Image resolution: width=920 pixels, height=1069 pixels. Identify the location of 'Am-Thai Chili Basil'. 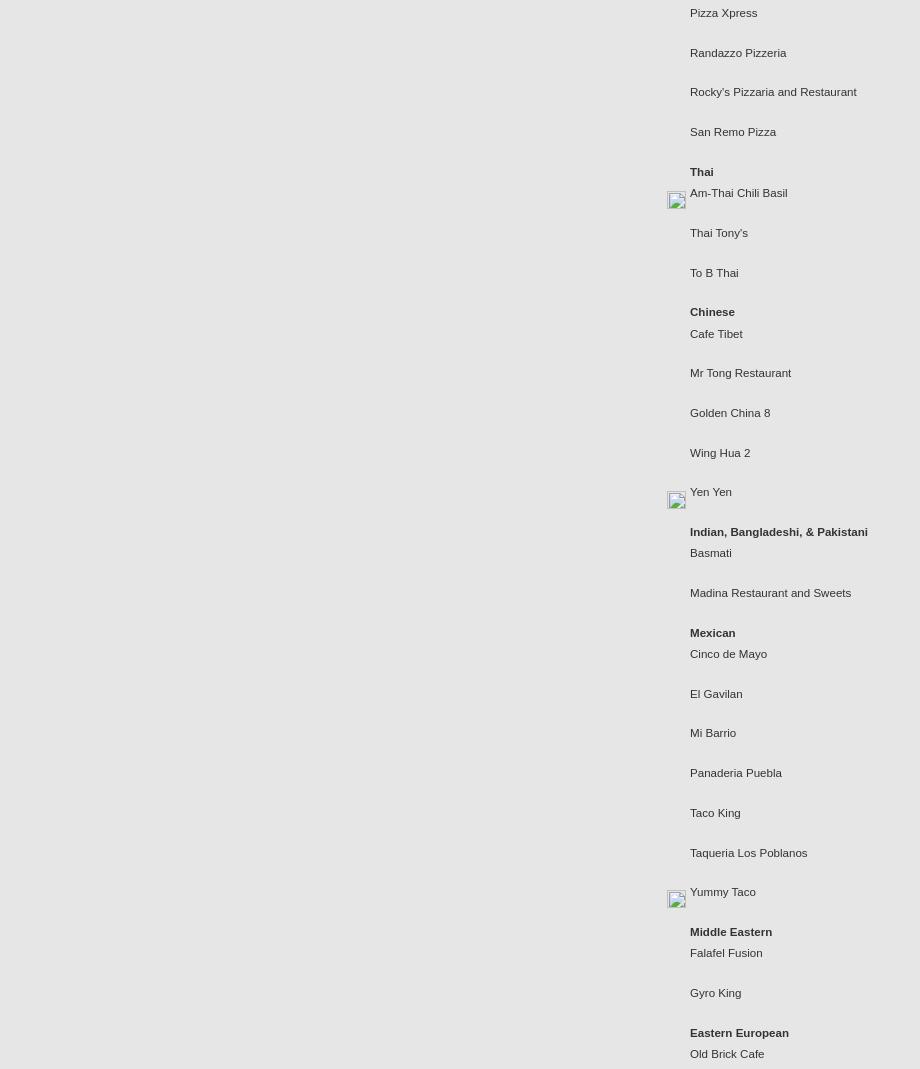
(738, 192).